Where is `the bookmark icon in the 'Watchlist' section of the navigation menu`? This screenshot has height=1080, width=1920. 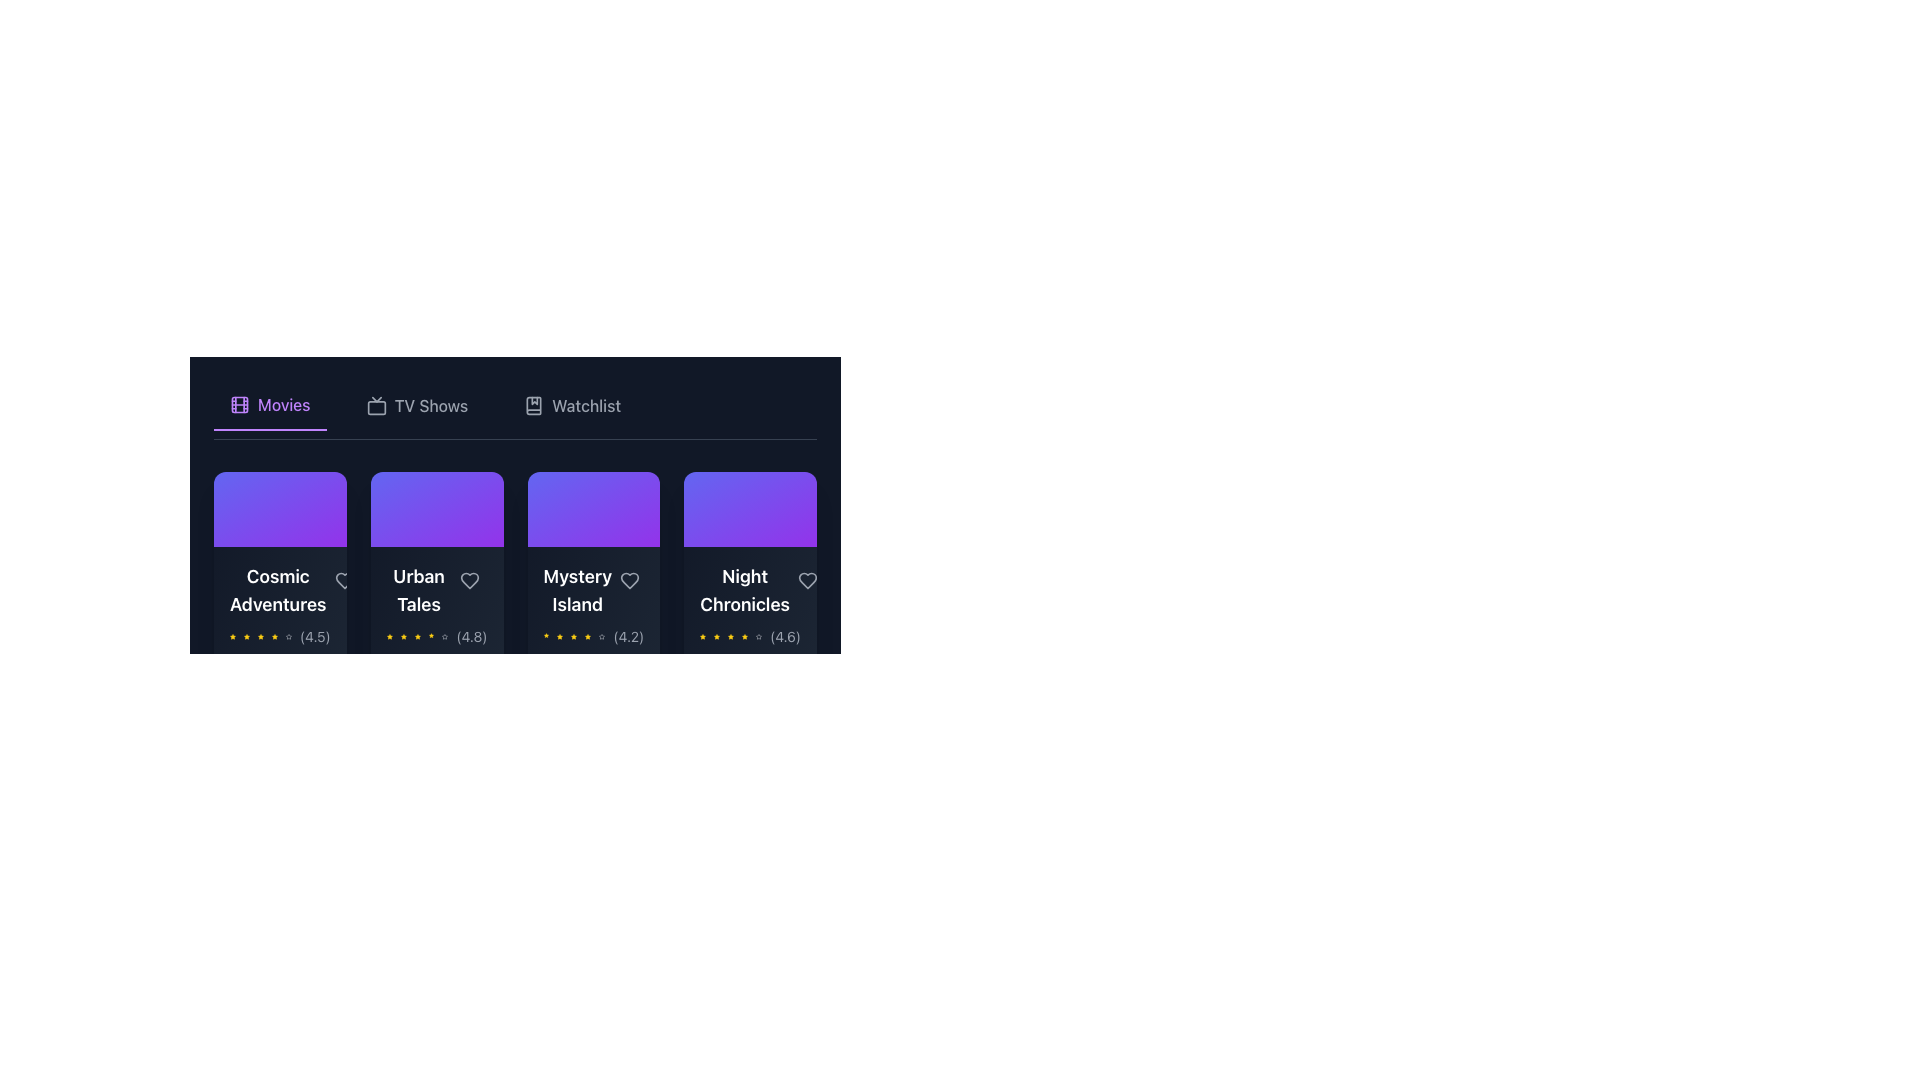 the bookmark icon in the 'Watchlist' section of the navigation menu is located at coordinates (534, 405).